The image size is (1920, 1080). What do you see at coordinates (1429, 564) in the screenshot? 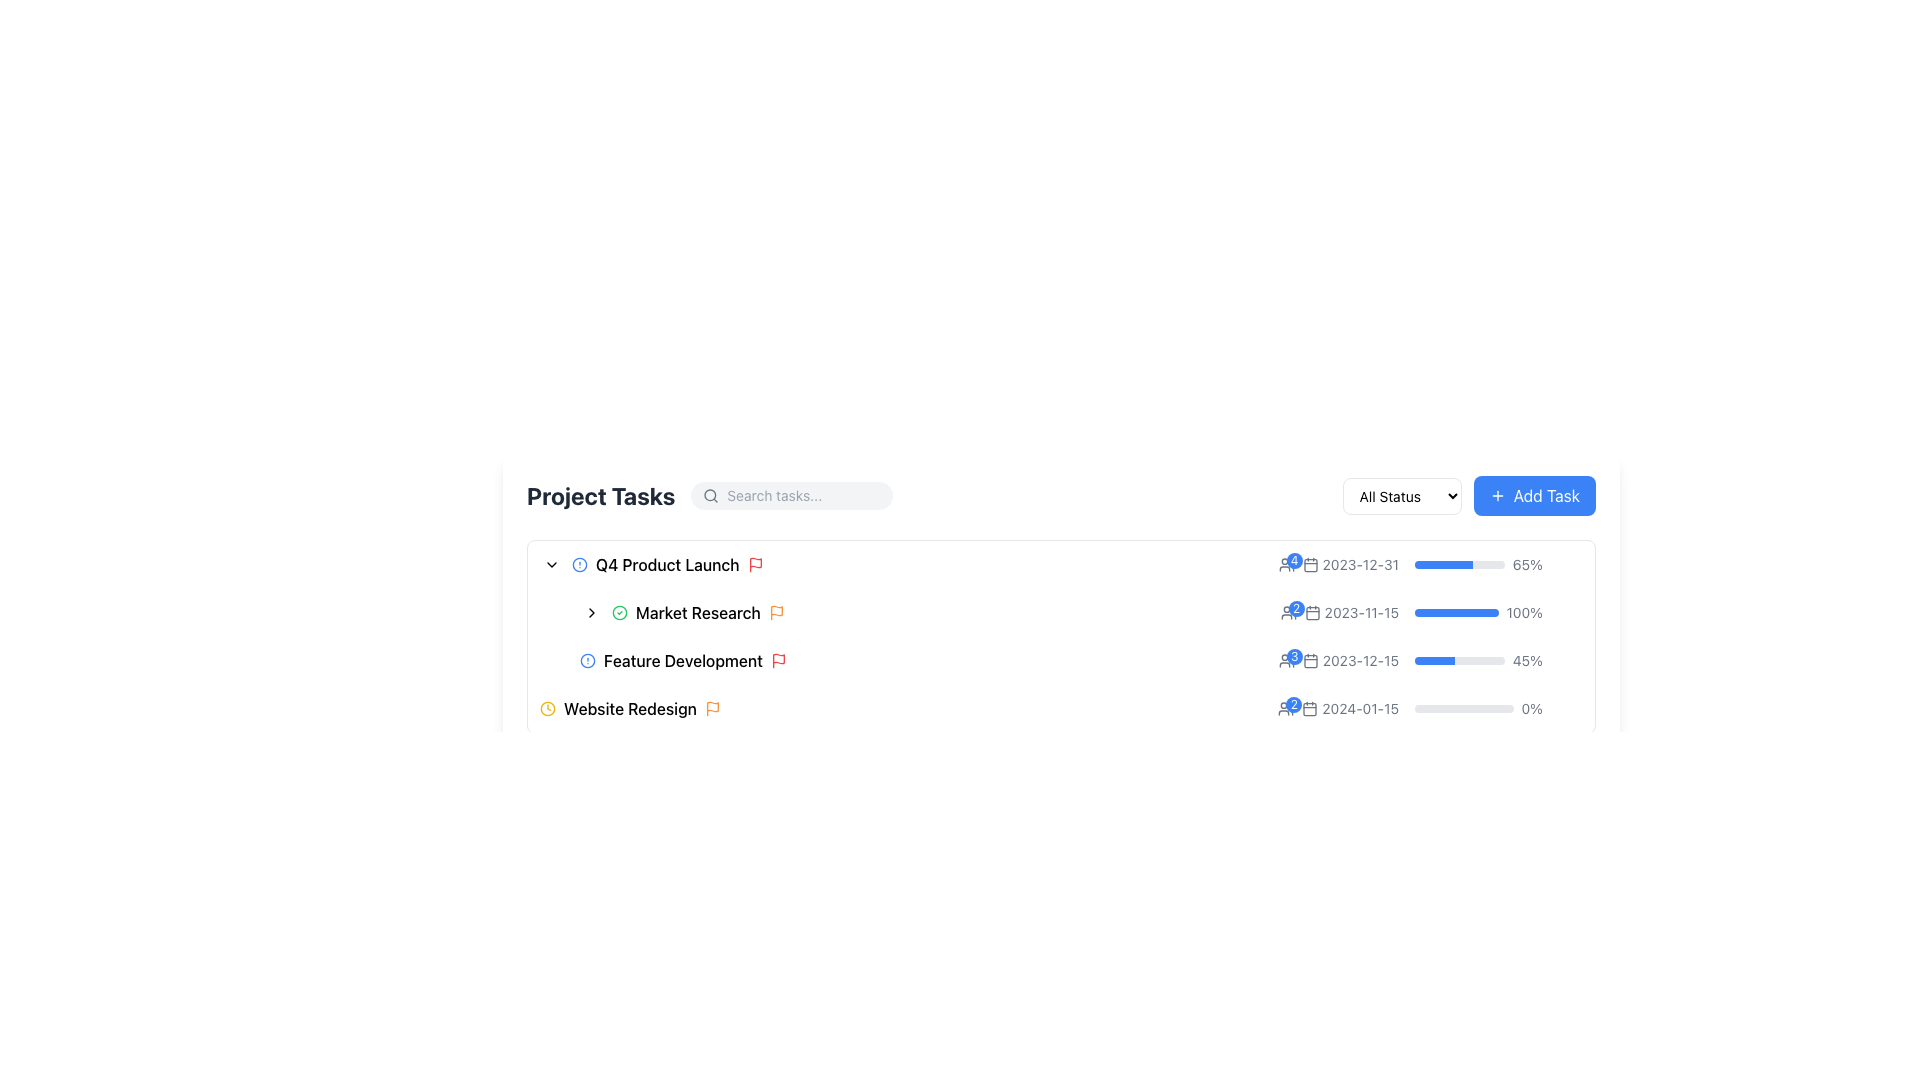
I see `progress and associated metadata from the progress bar displaying 65% for the task labeled 'Q4 Product Launch', located towards the right end adjacent to a blue badge` at bounding box center [1429, 564].